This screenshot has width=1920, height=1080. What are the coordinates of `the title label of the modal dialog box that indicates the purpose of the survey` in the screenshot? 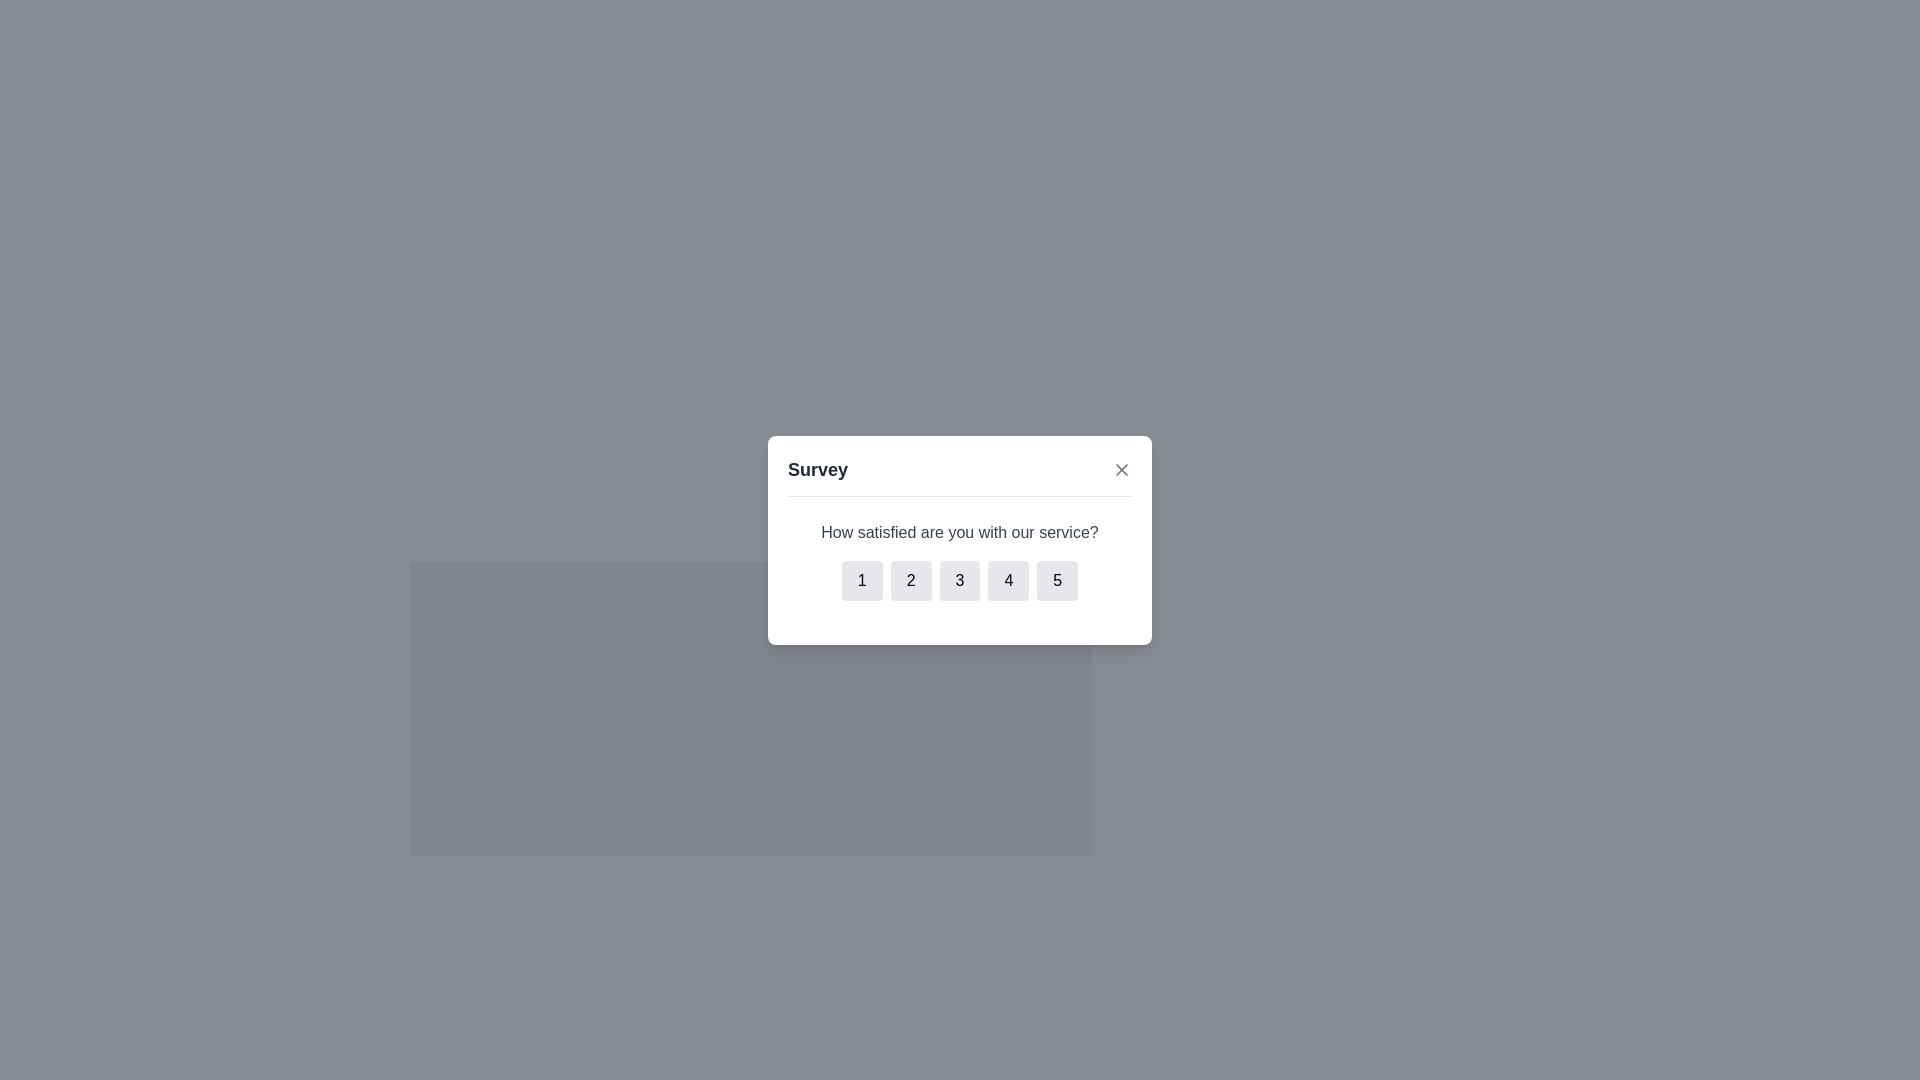 It's located at (818, 469).